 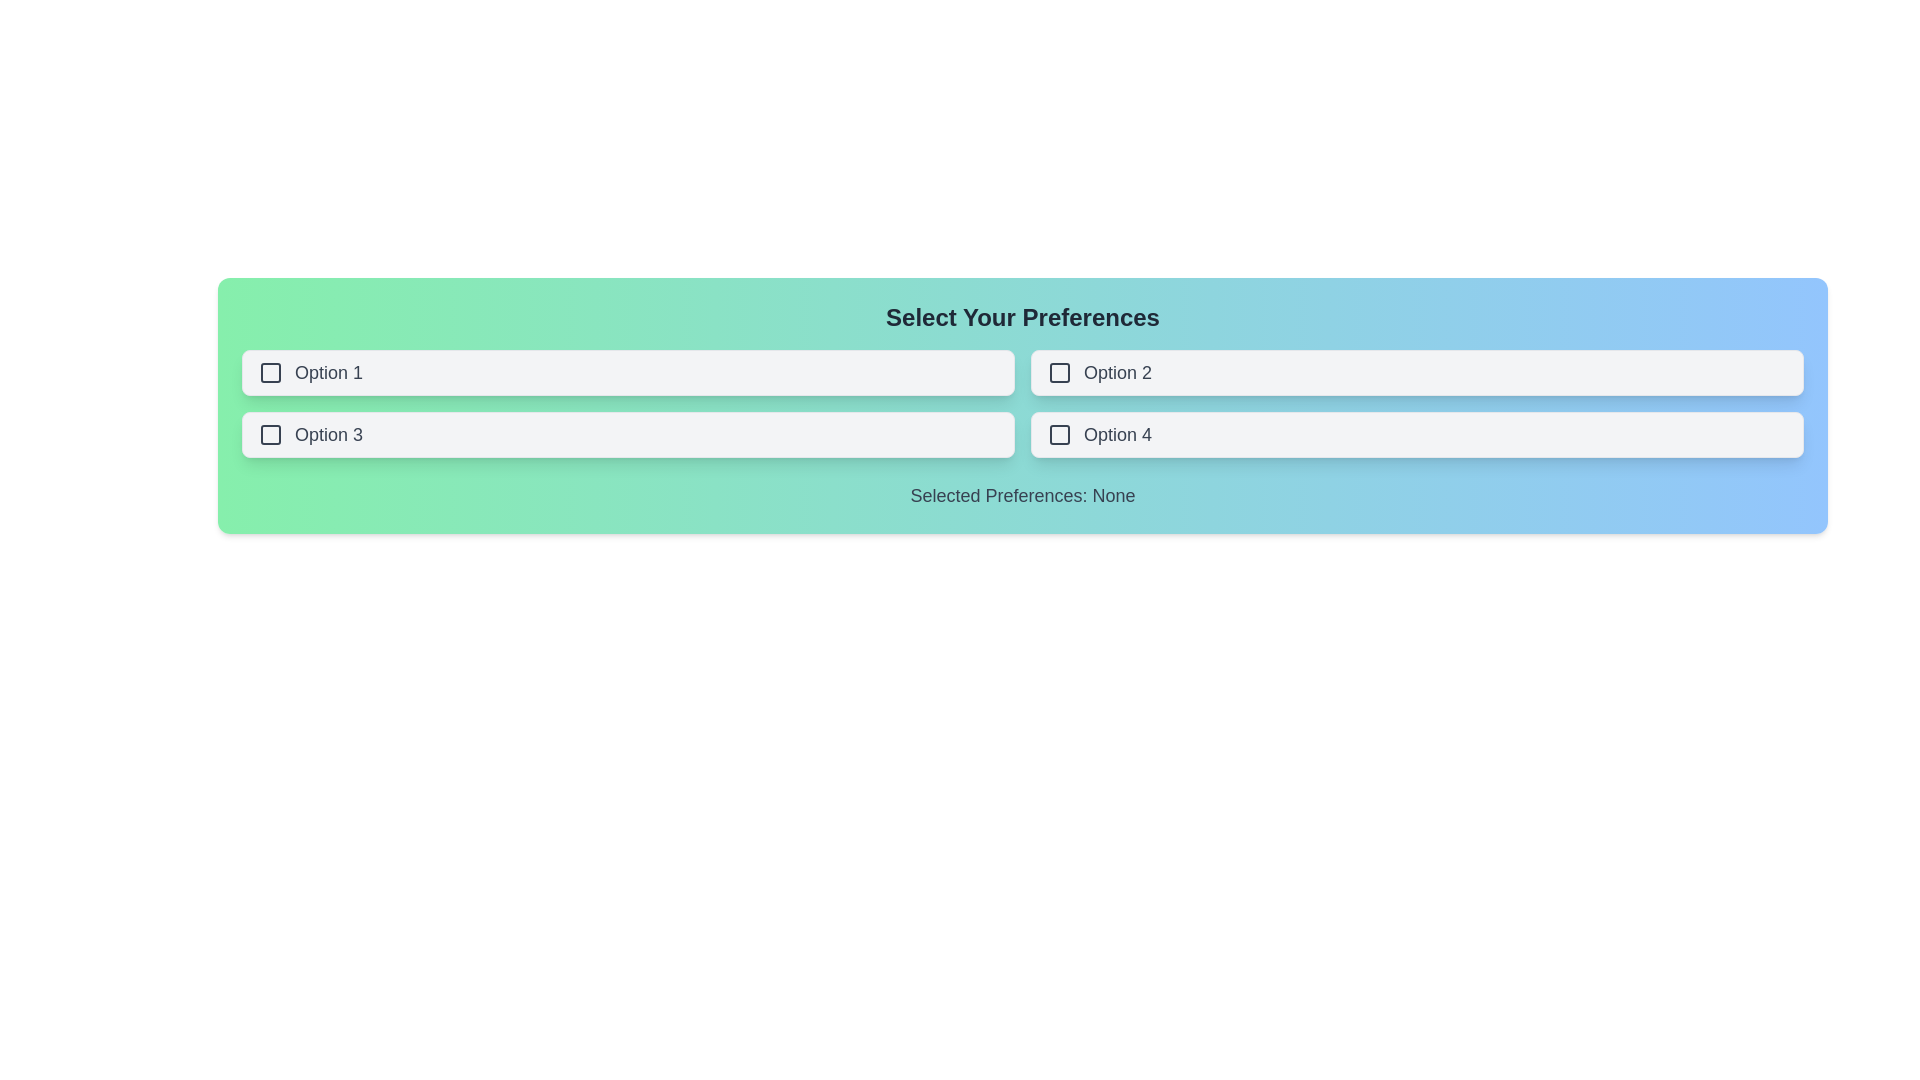 I want to click on the button labeled Option 2 to observe the hover state change, so click(x=1416, y=373).